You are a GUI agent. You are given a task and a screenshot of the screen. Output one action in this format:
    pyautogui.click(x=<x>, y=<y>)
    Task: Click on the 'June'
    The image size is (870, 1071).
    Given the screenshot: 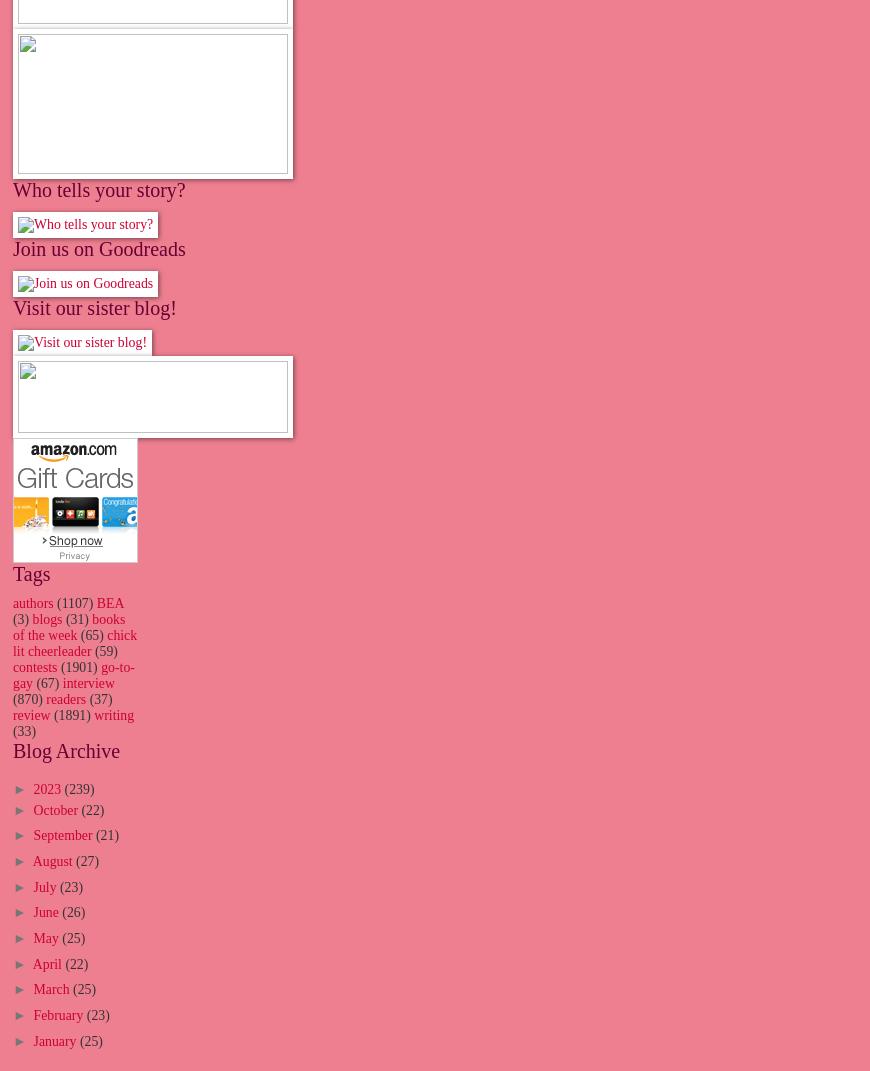 What is the action you would take?
    pyautogui.click(x=46, y=912)
    